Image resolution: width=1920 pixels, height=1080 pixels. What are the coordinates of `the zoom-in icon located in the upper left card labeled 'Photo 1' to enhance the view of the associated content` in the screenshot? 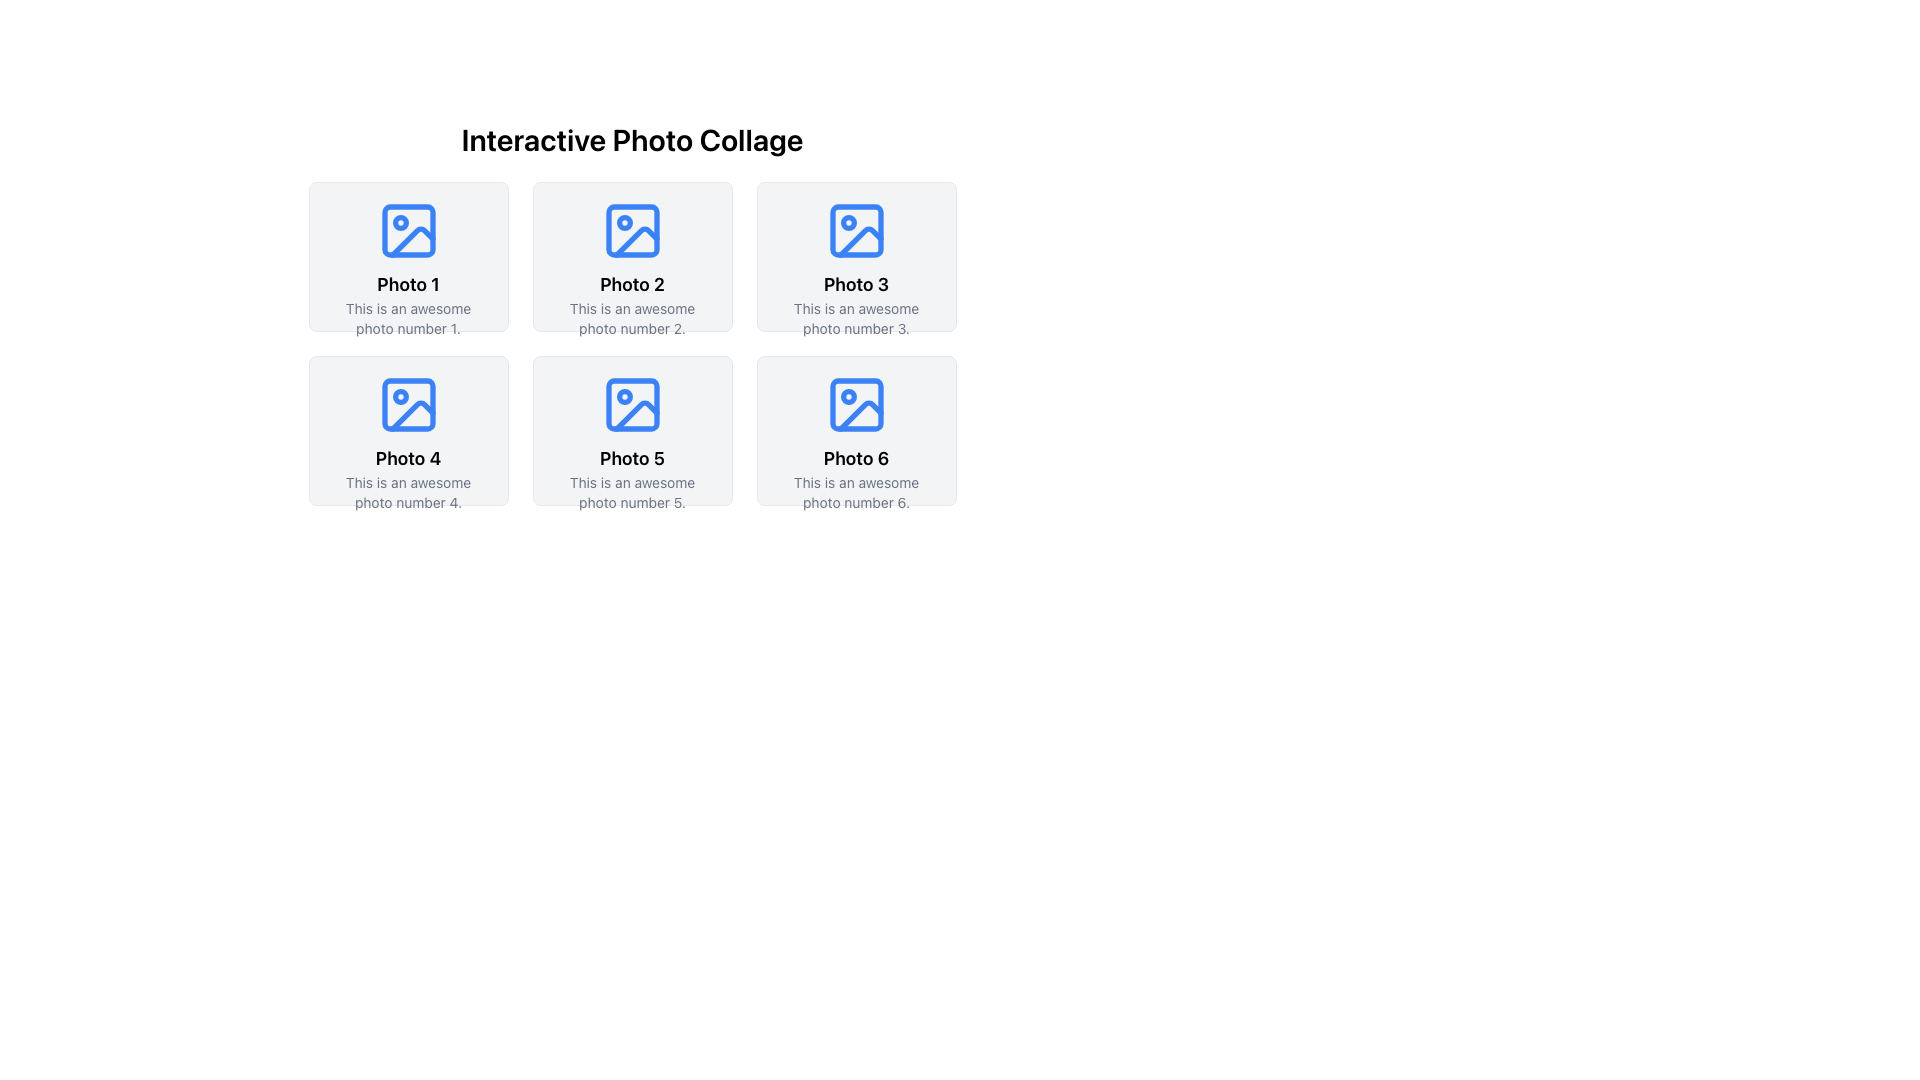 It's located at (407, 256).